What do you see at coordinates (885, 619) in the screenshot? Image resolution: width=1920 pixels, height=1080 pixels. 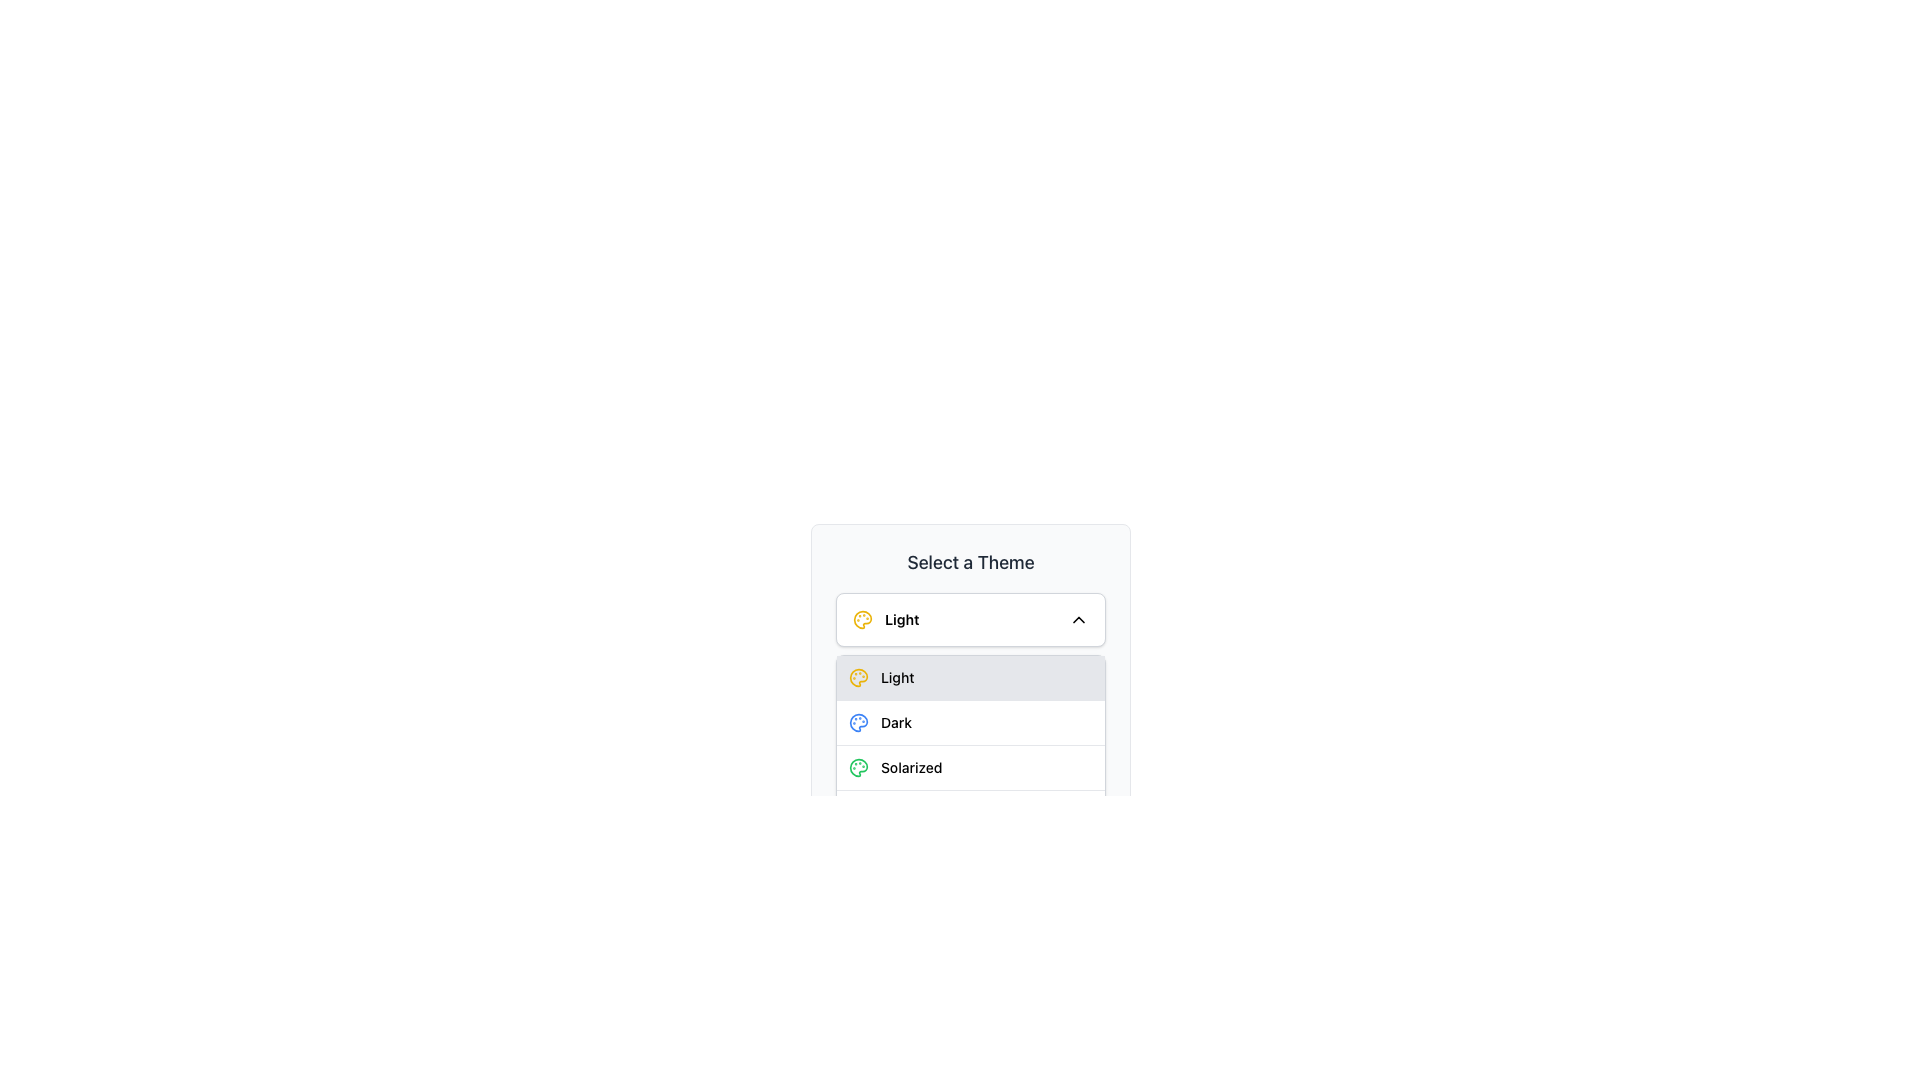 I see `the yellow palette icon associated with the 'Light' theme text` at bounding box center [885, 619].